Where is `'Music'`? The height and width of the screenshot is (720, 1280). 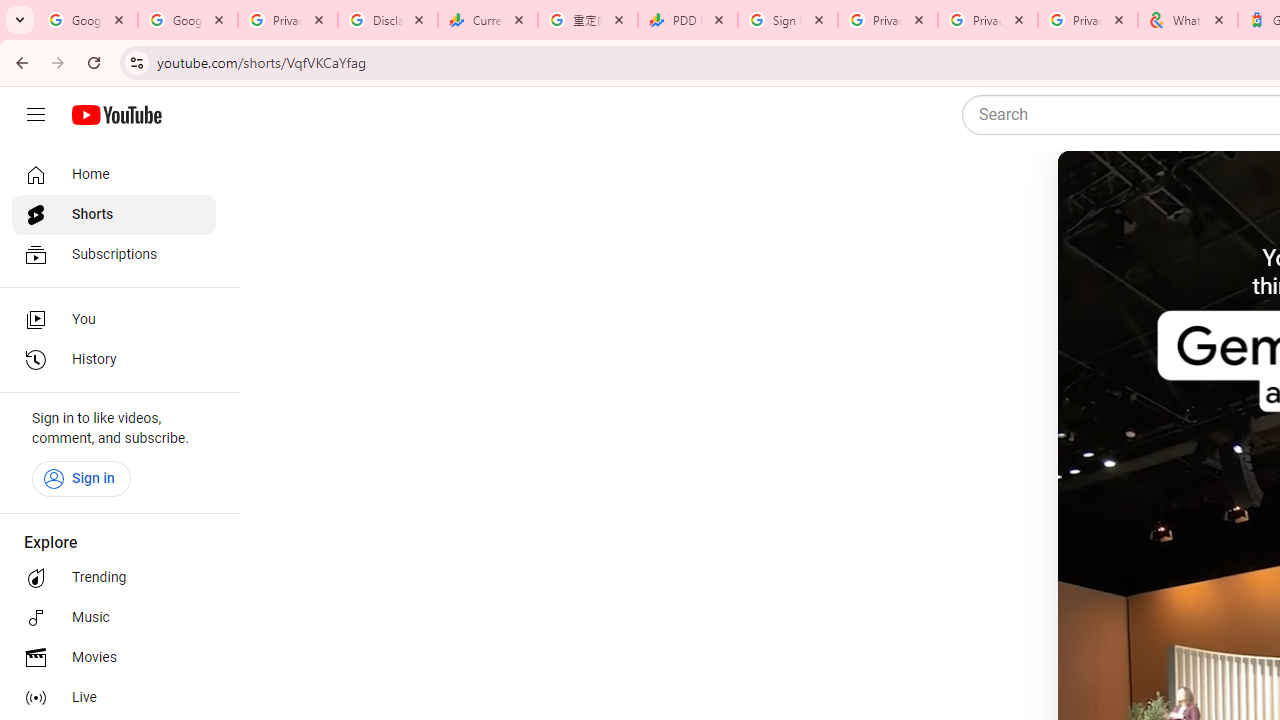
'Music' is located at coordinates (112, 617).